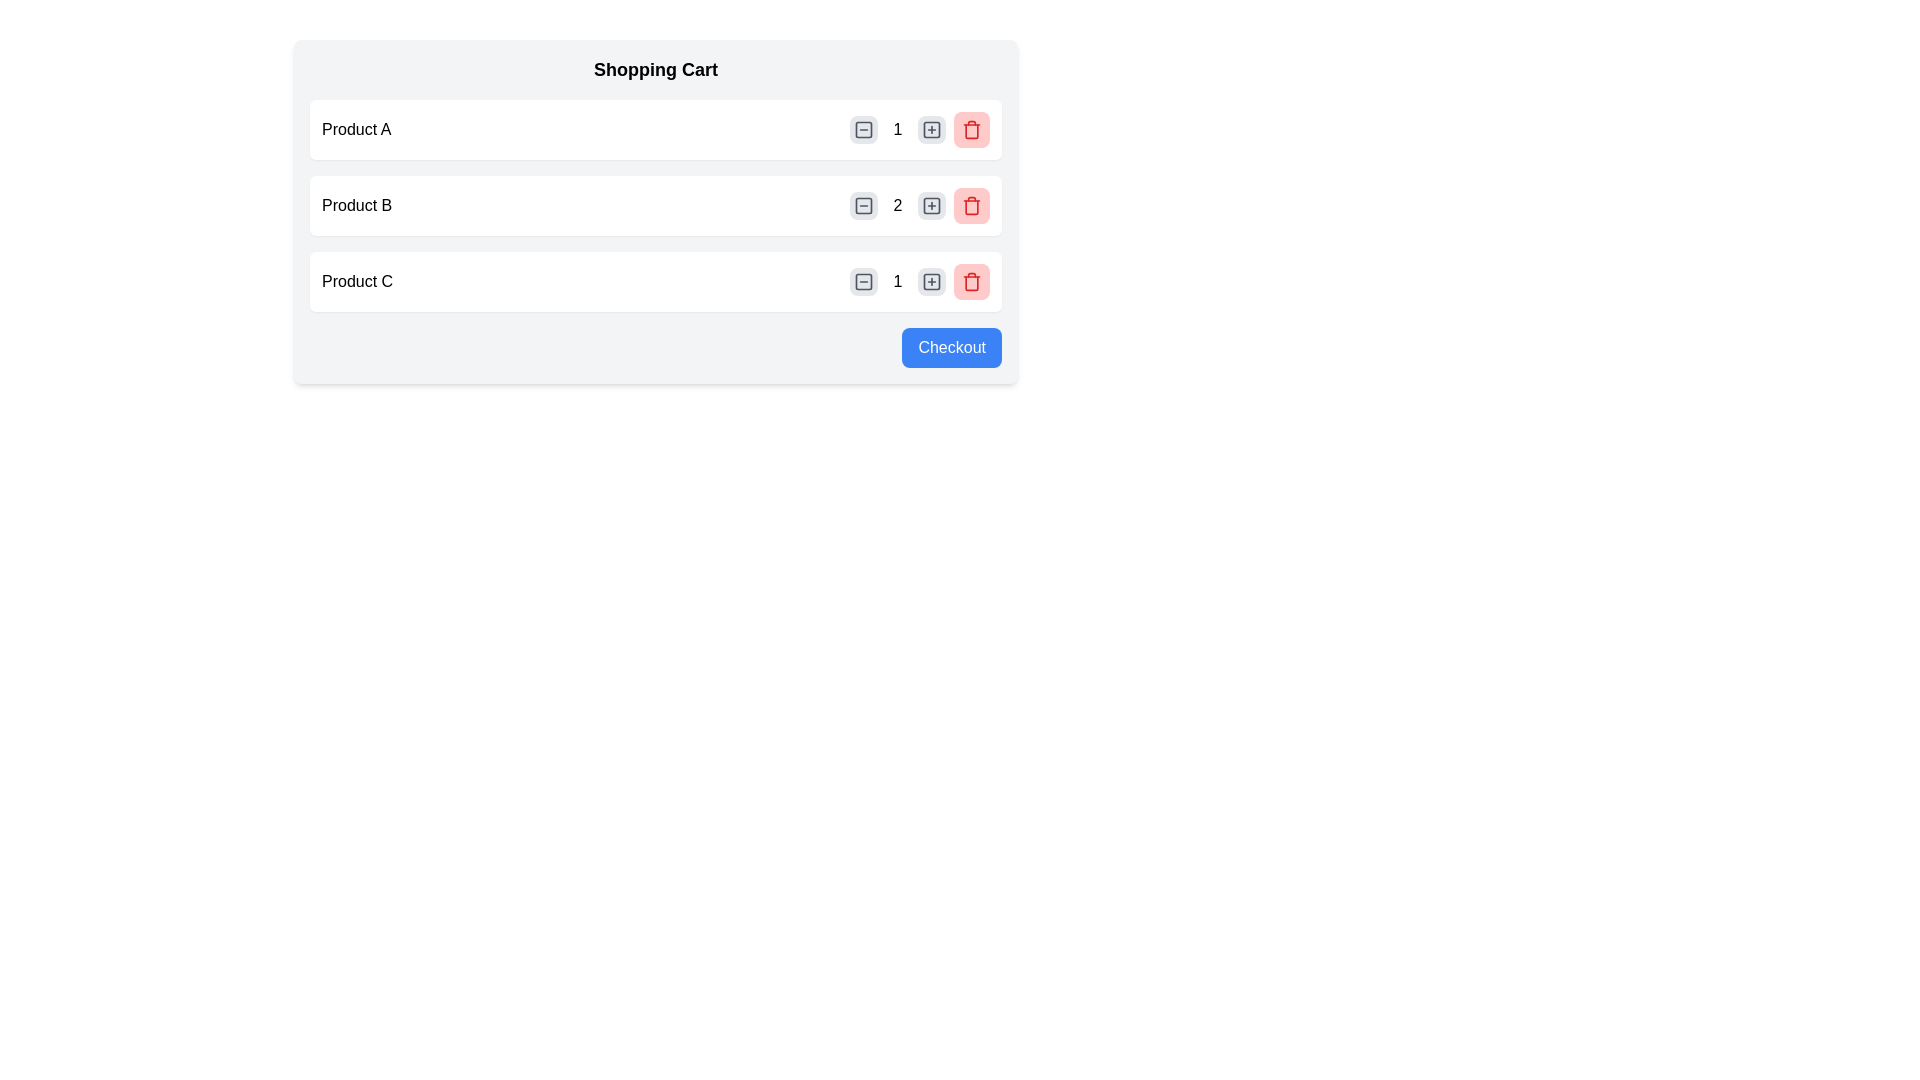 Image resolution: width=1920 pixels, height=1080 pixels. What do you see at coordinates (864, 205) in the screenshot?
I see `the small gray square button with a minus sign in the center, located in the second row of the shopping cart, to reduce the item quantity` at bounding box center [864, 205].